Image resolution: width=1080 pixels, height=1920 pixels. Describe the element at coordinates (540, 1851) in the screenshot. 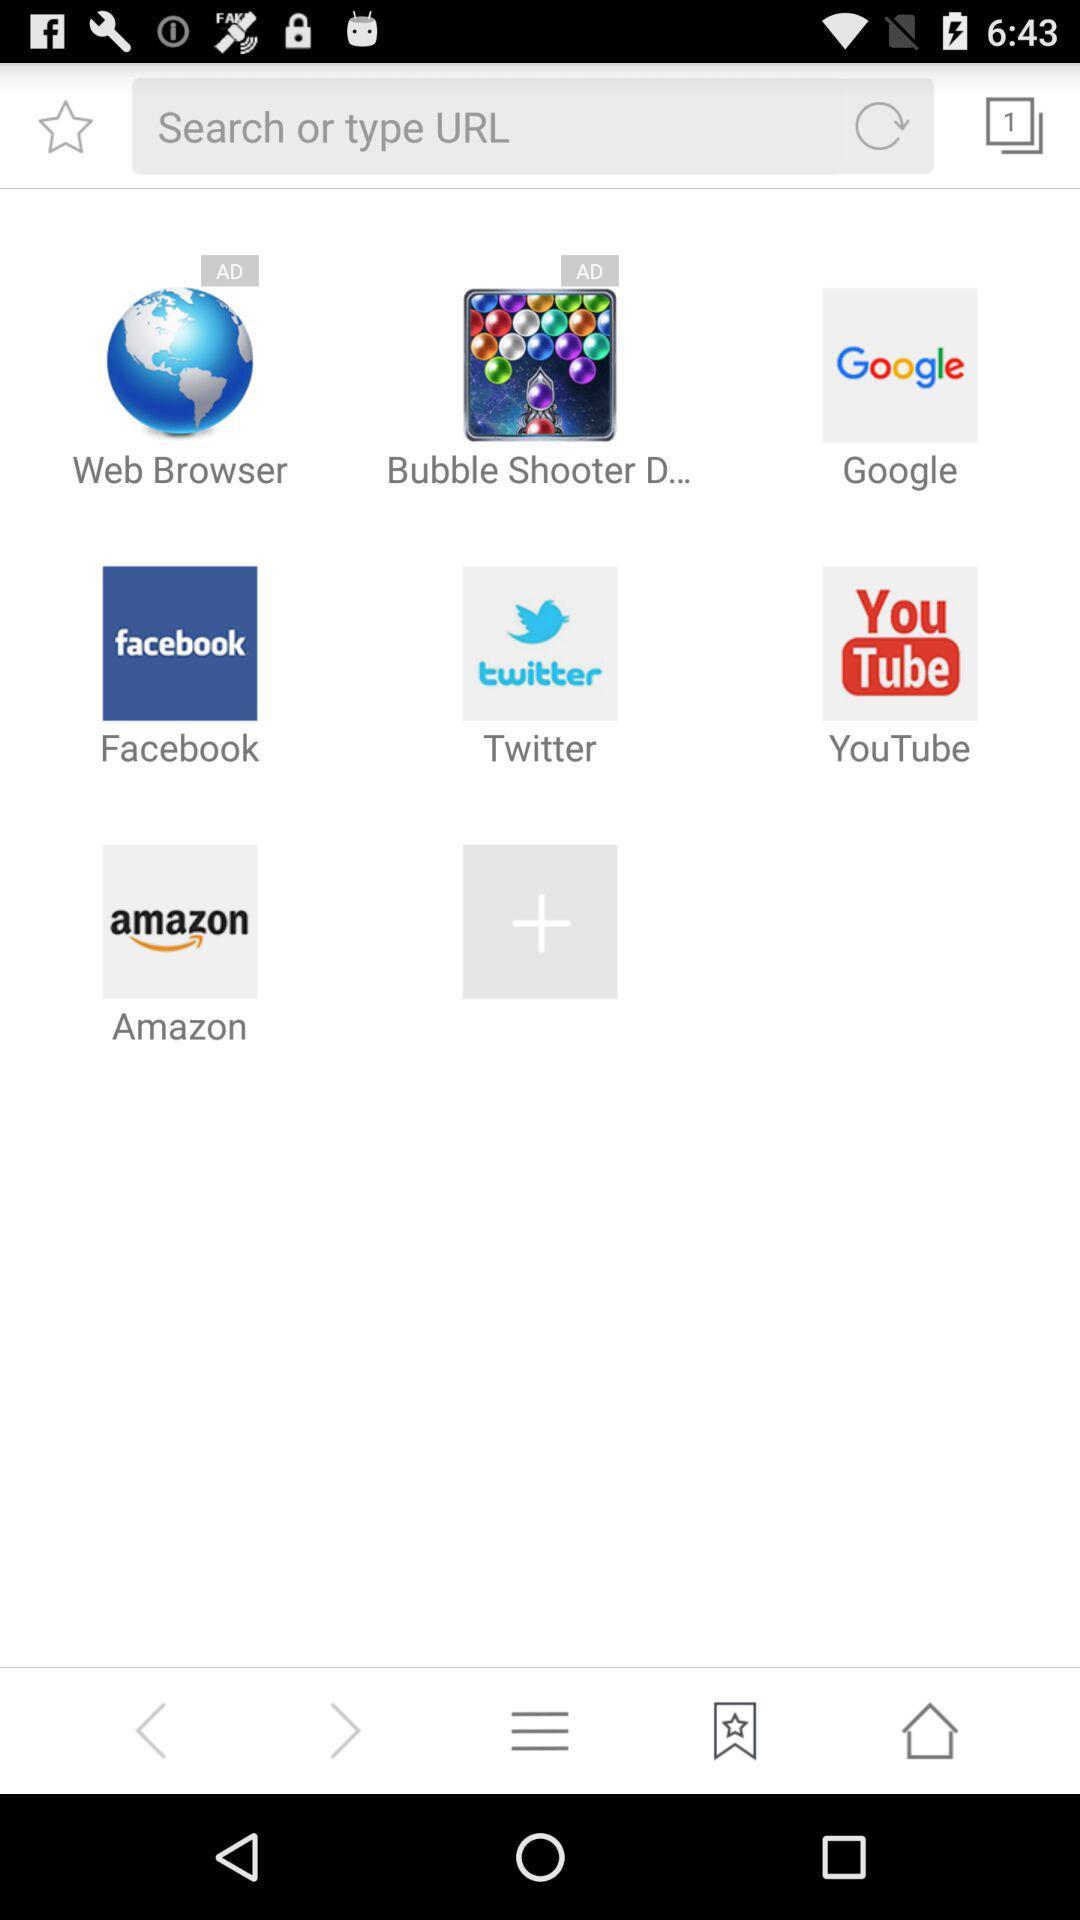

I see `the menu icon` at that location.